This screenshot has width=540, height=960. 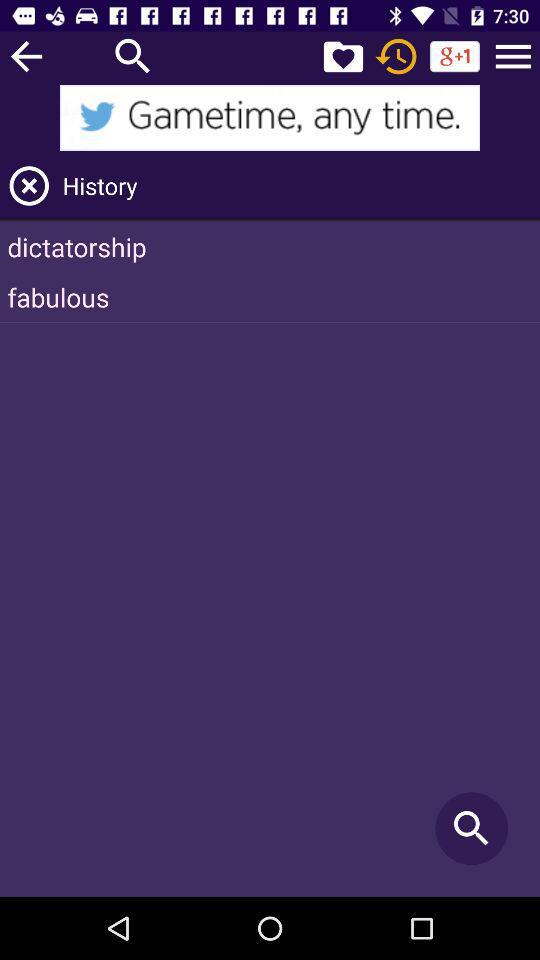 What do you see at coordinates (513, 55) in the screenshot?
I see `more option` at bounding box center [513, 55].